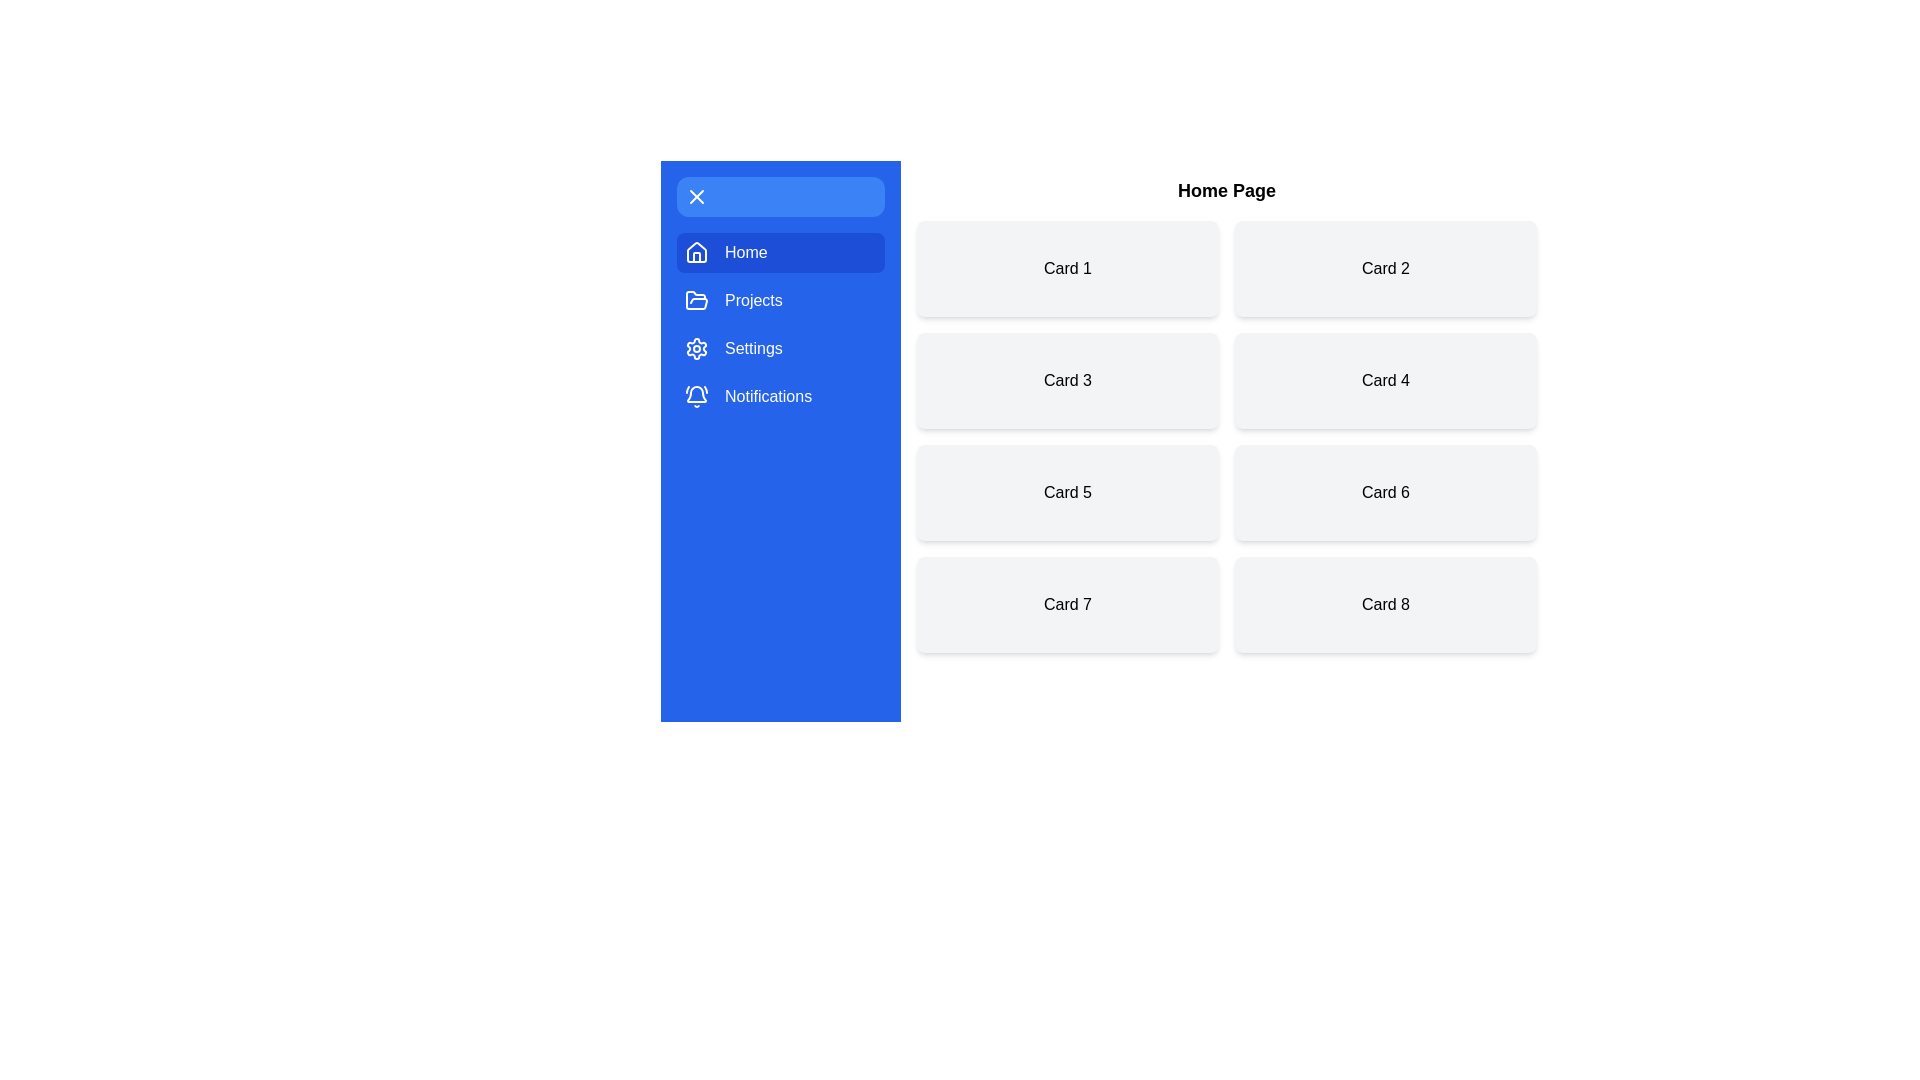 The width and height of the screenshot is (1920, 1080). What do you see at coordinates (780, 300) in the screenshot?
I see `the menu item Projects in the StyledDrawer component` at bounding box center [780, 300].